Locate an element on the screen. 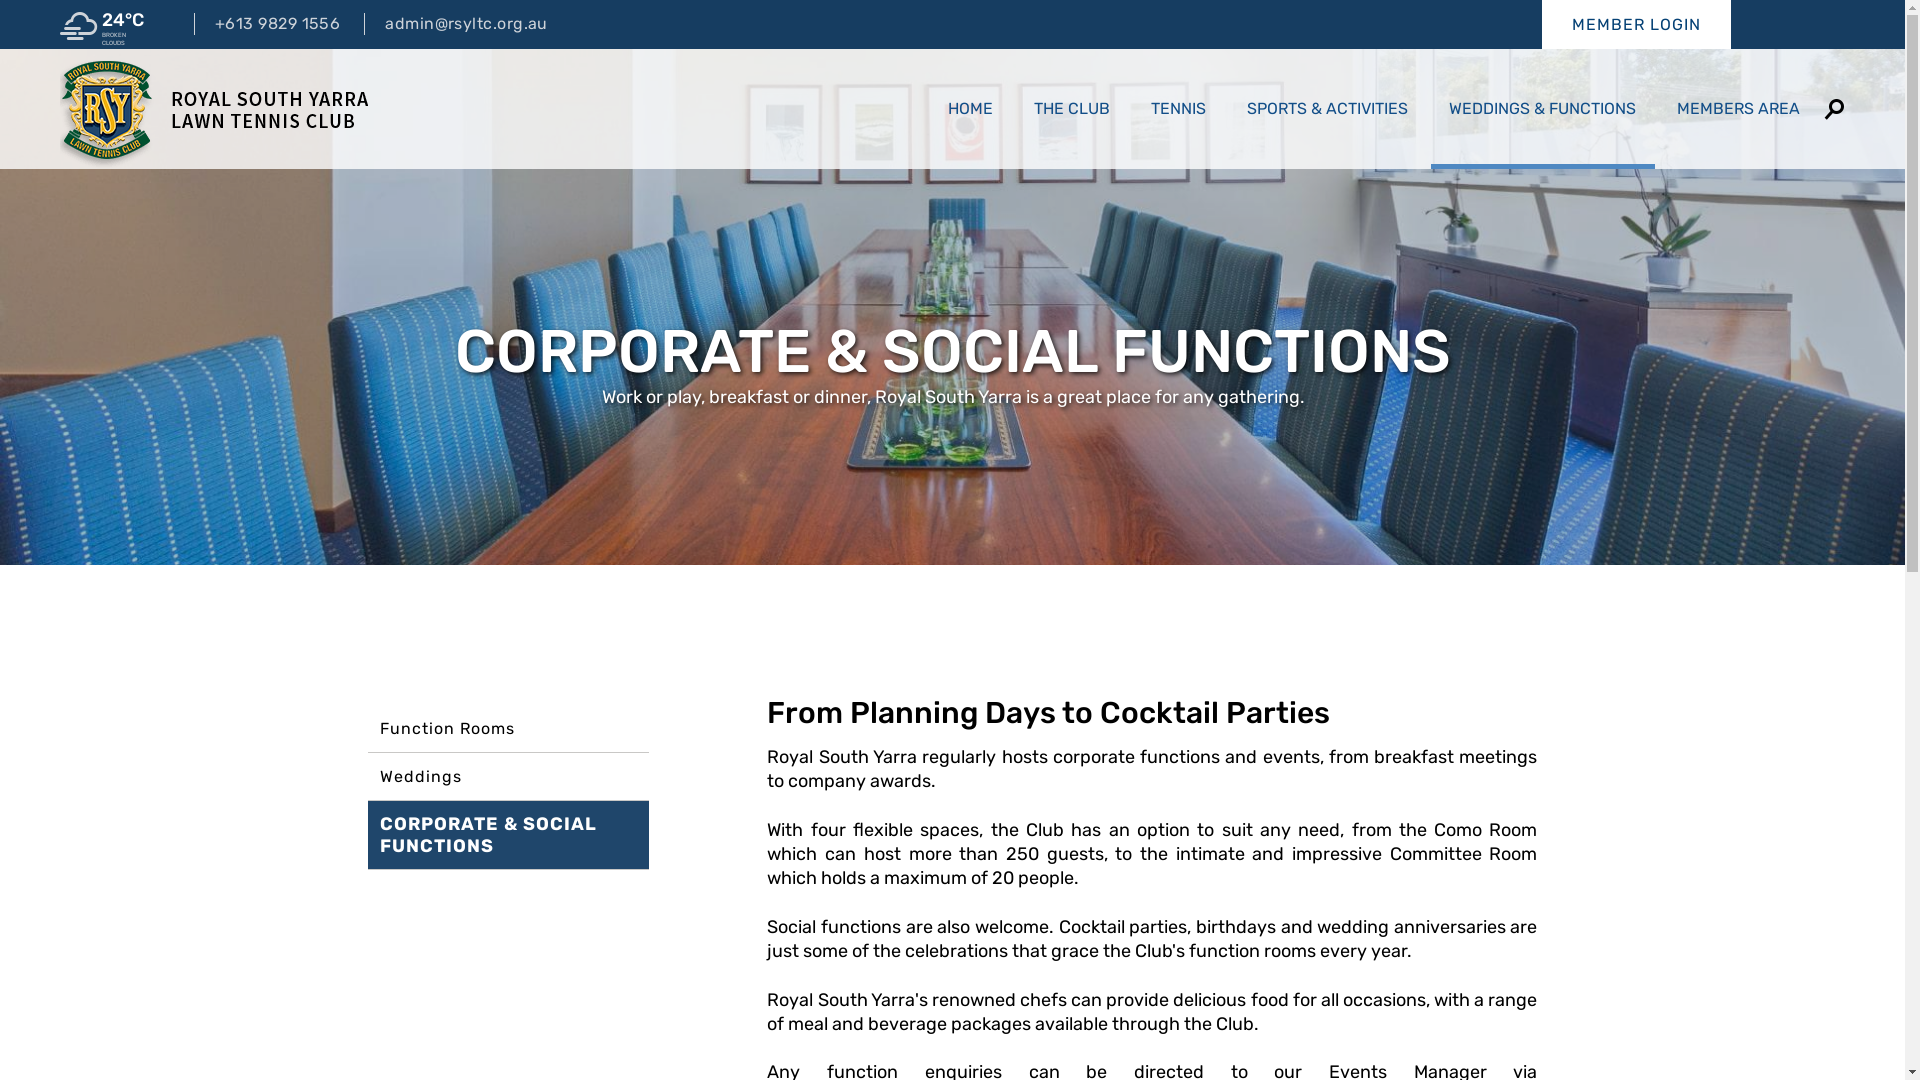 Image resolution: width=1920 pixels, height=1080 pixels. 'HOME' is located at coordinates (970, 108).